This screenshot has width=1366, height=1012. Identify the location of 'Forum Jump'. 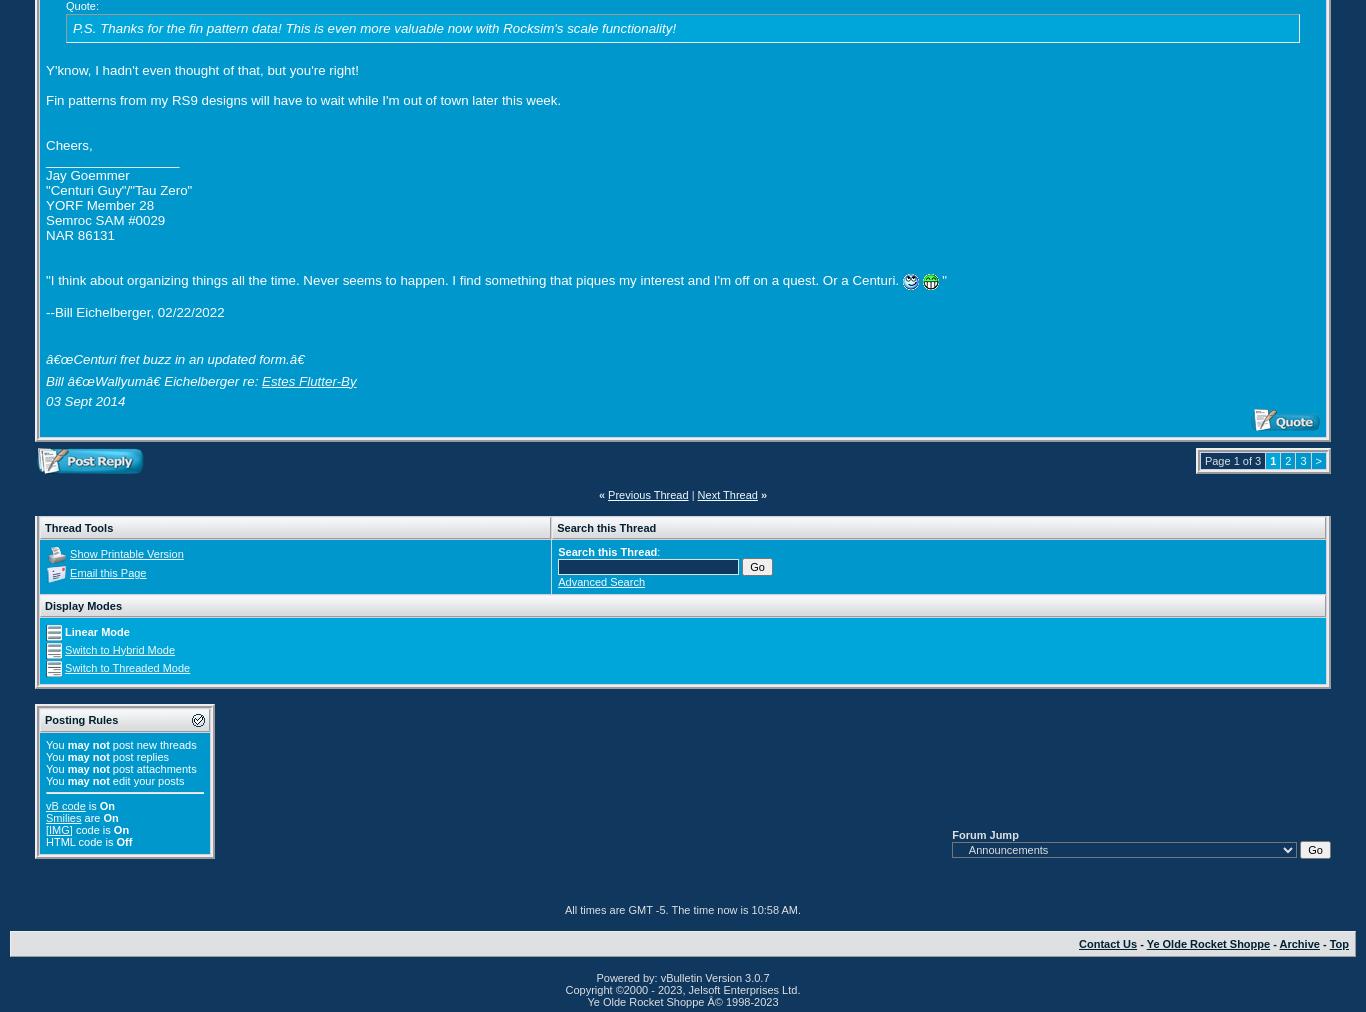
(985, 832).